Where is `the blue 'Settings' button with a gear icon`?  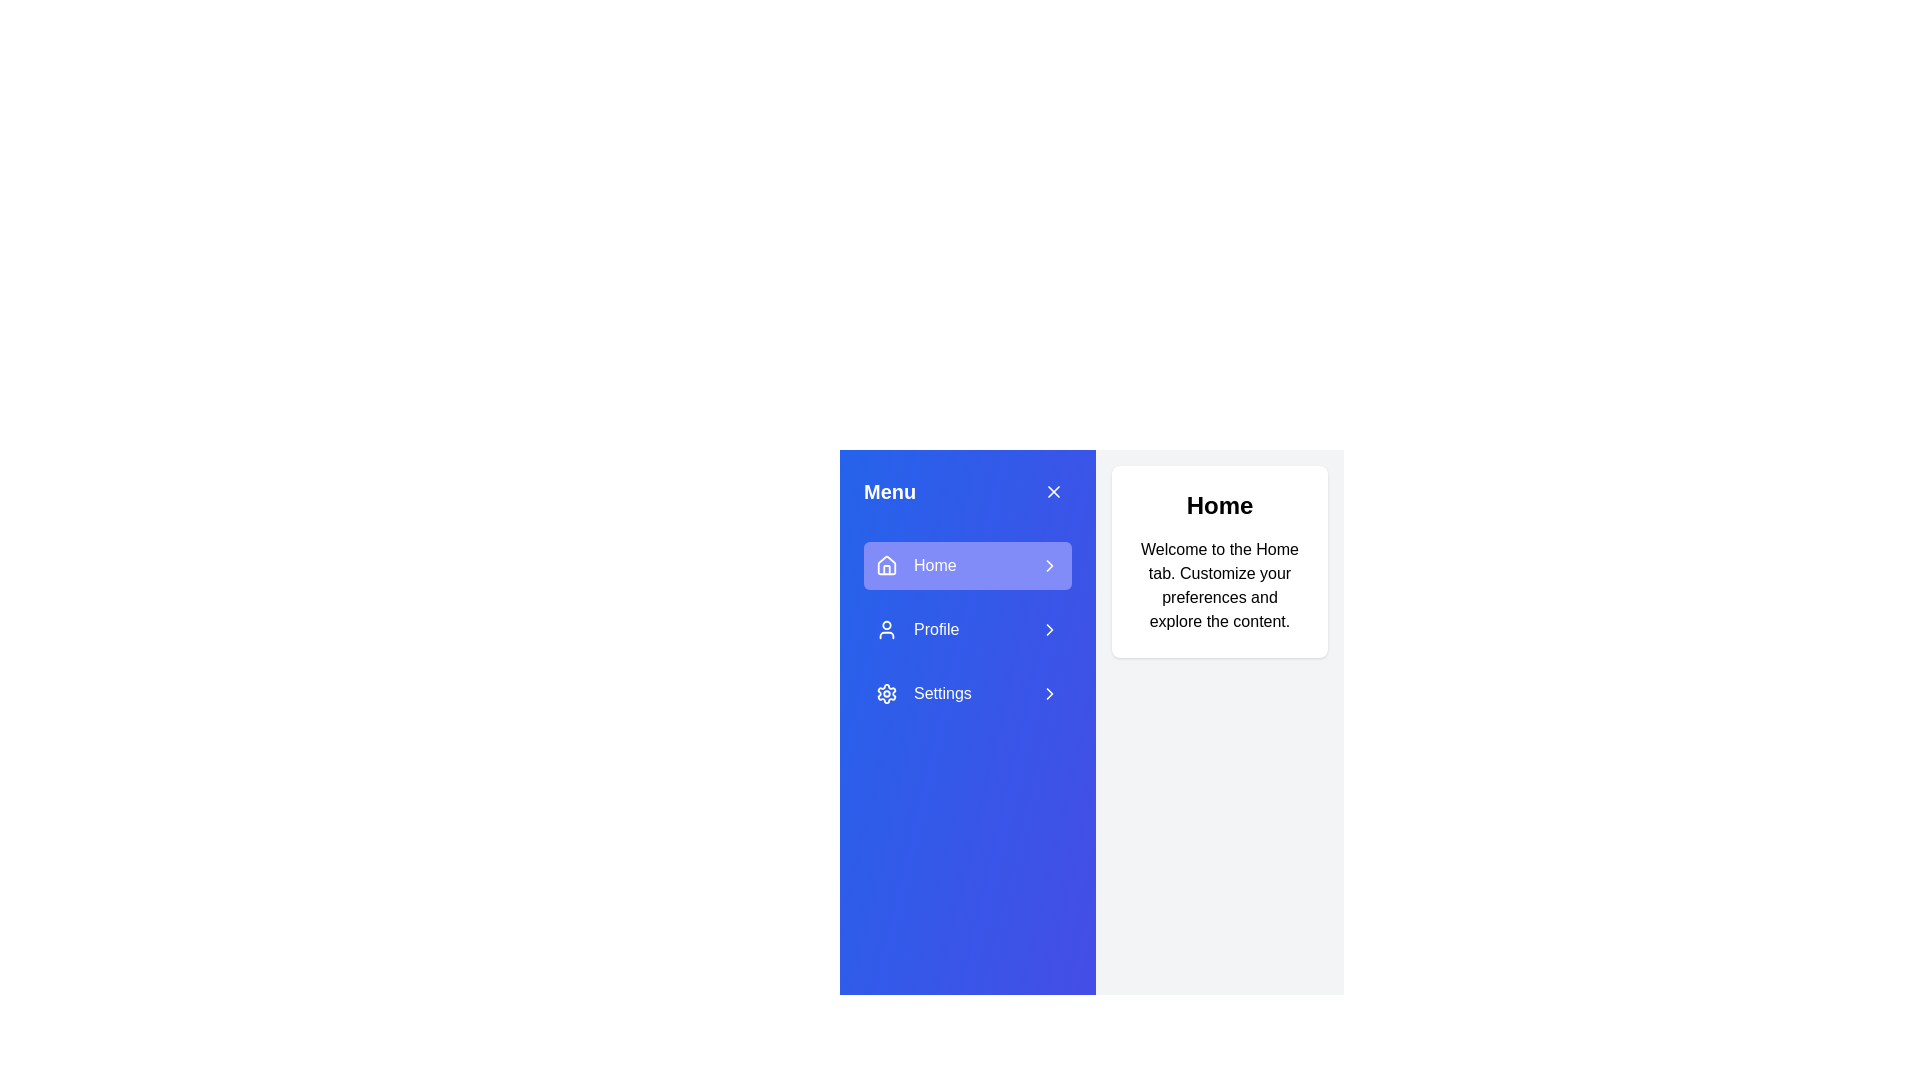
the blue 'Settings' button with a gear icon is located at coordinates (968, 693).